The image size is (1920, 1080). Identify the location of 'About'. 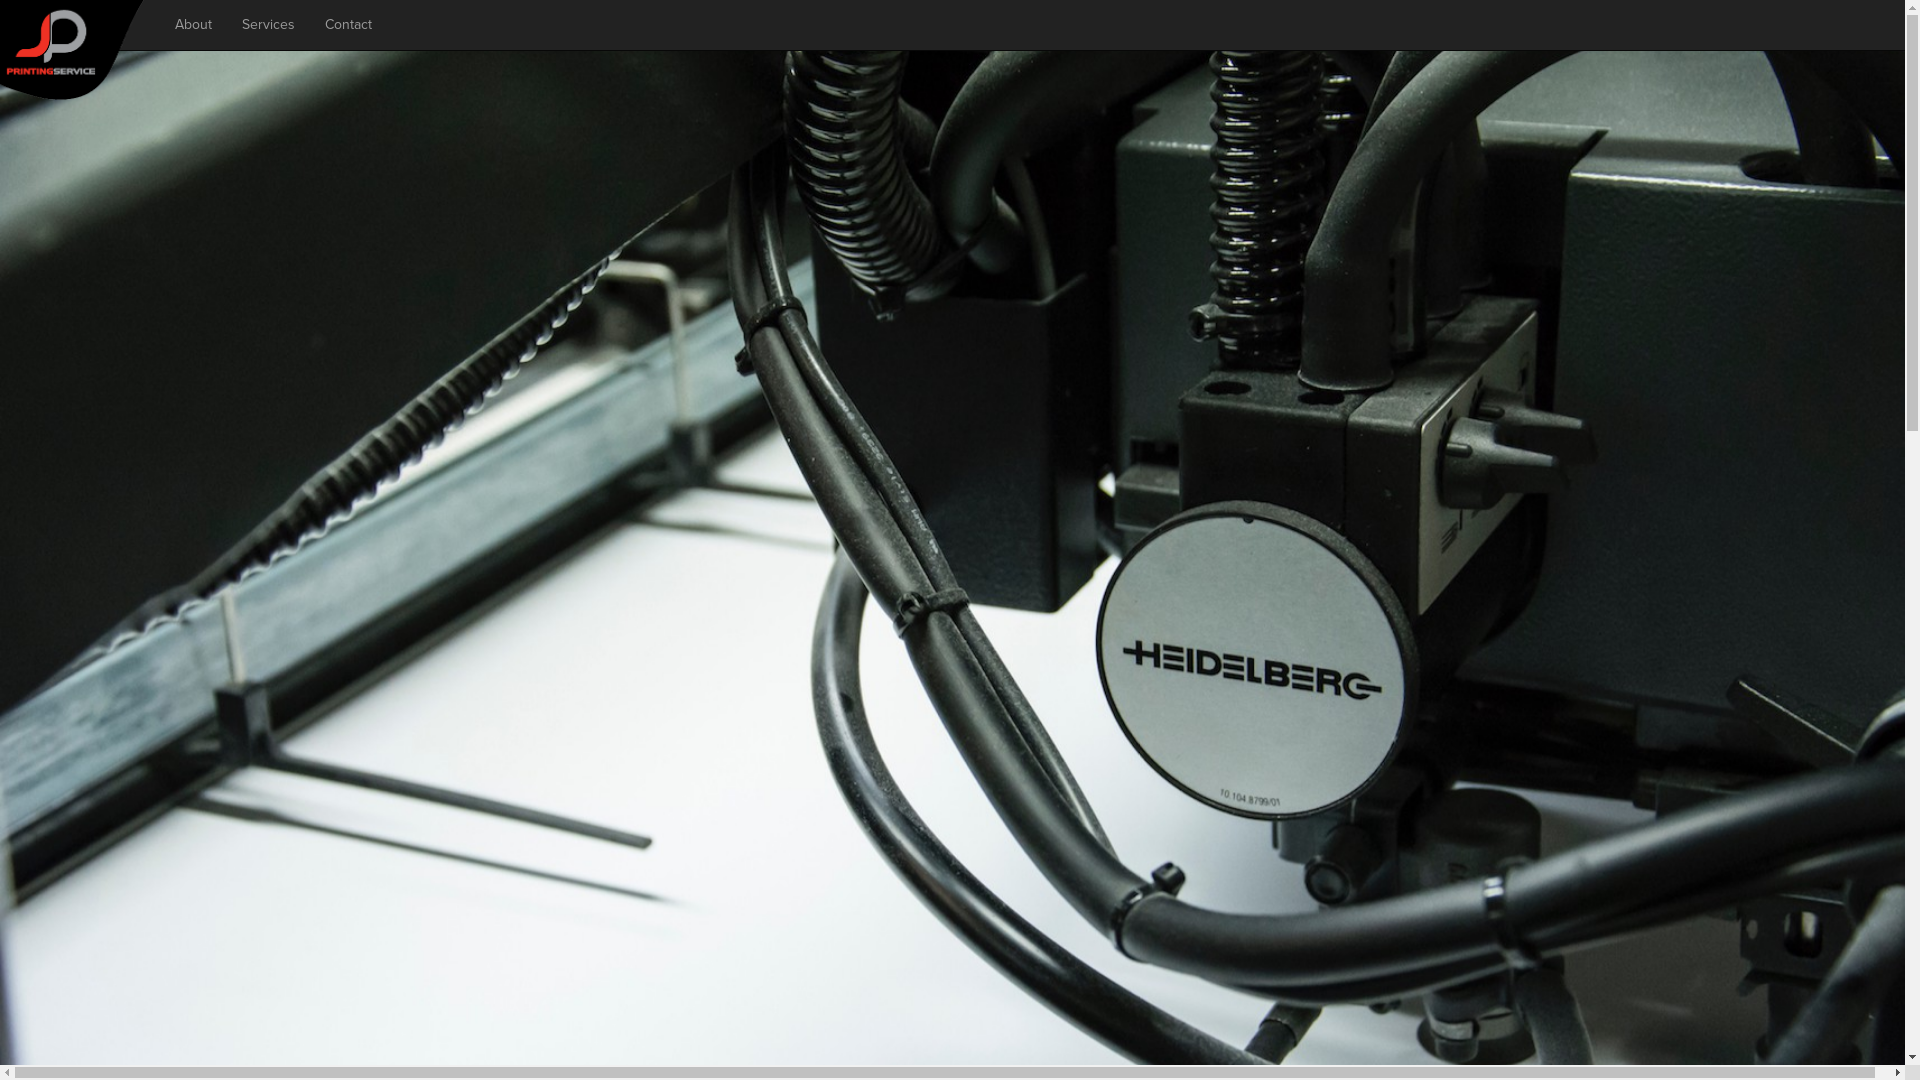
(193, 24).